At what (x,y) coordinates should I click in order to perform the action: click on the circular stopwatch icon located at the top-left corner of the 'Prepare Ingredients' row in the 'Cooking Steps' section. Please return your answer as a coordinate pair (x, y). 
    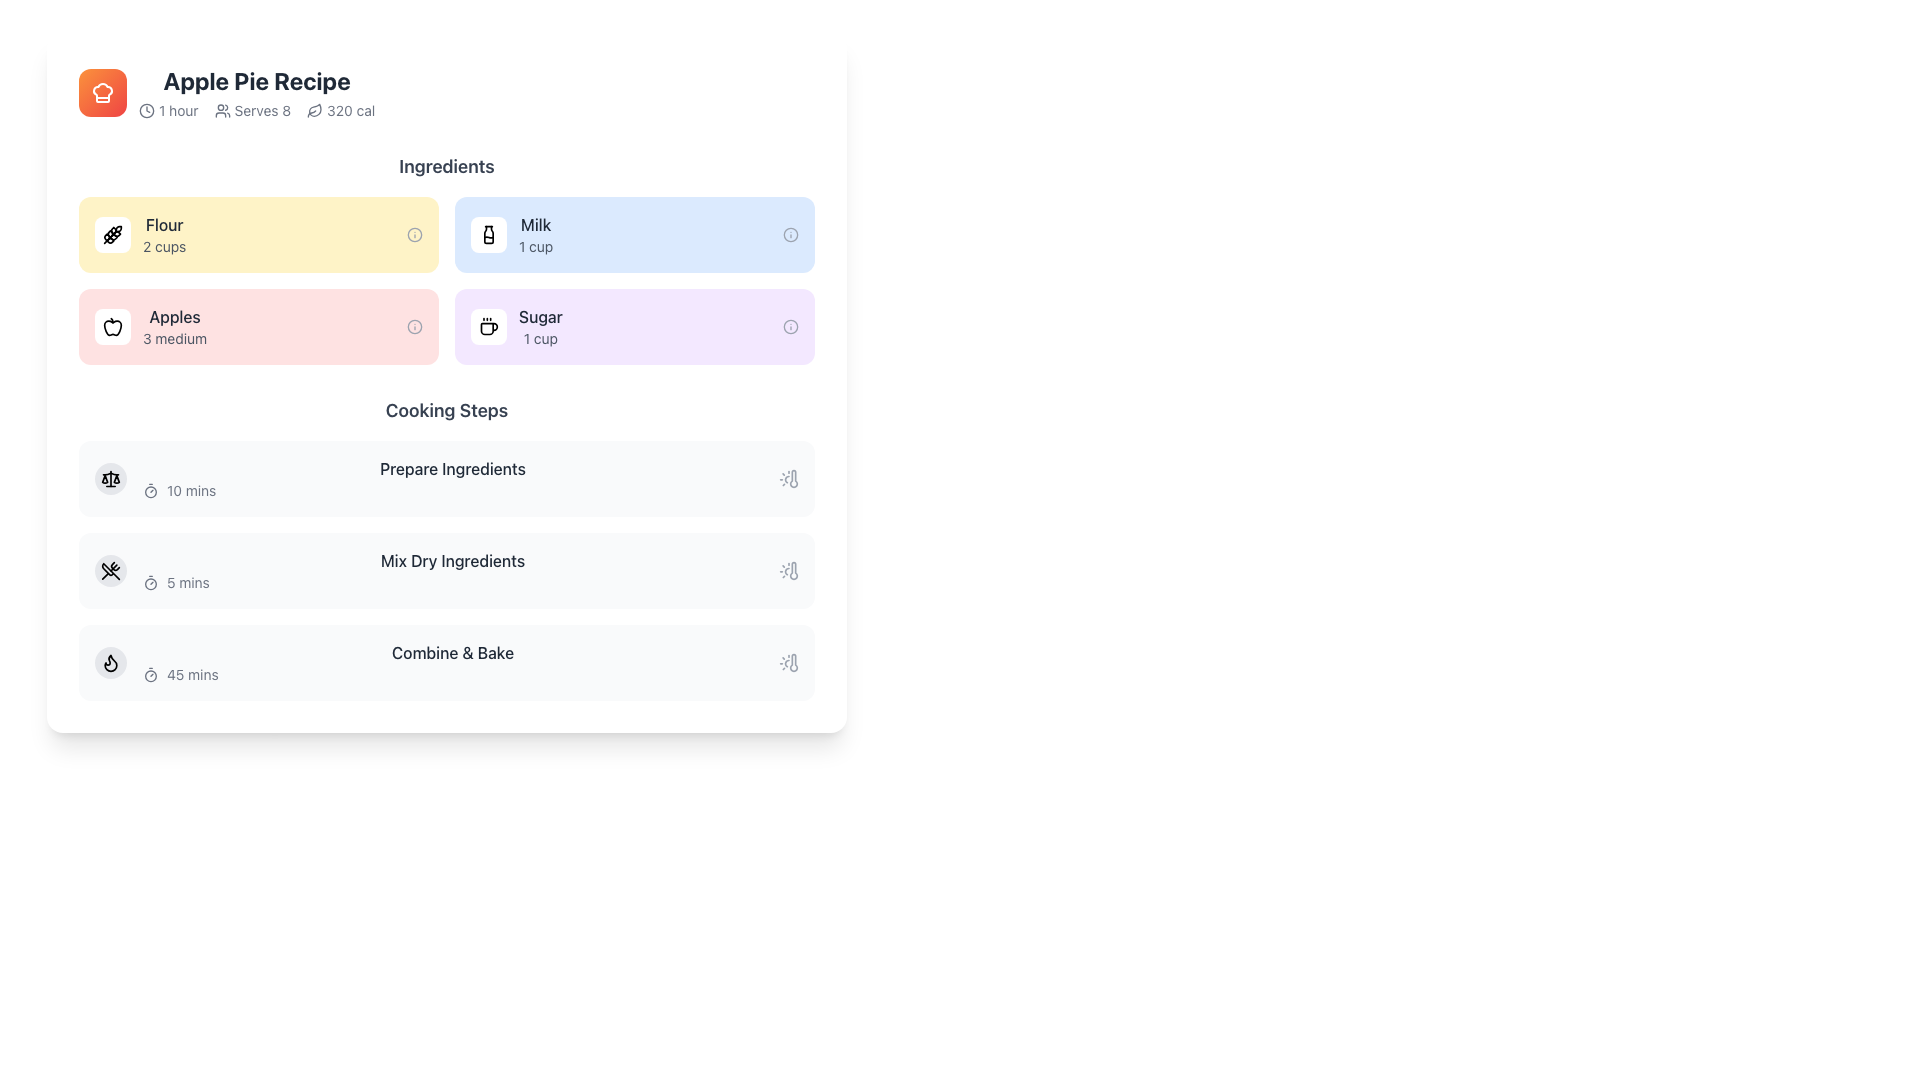
    Looking at the image, I should click on (149, 490).